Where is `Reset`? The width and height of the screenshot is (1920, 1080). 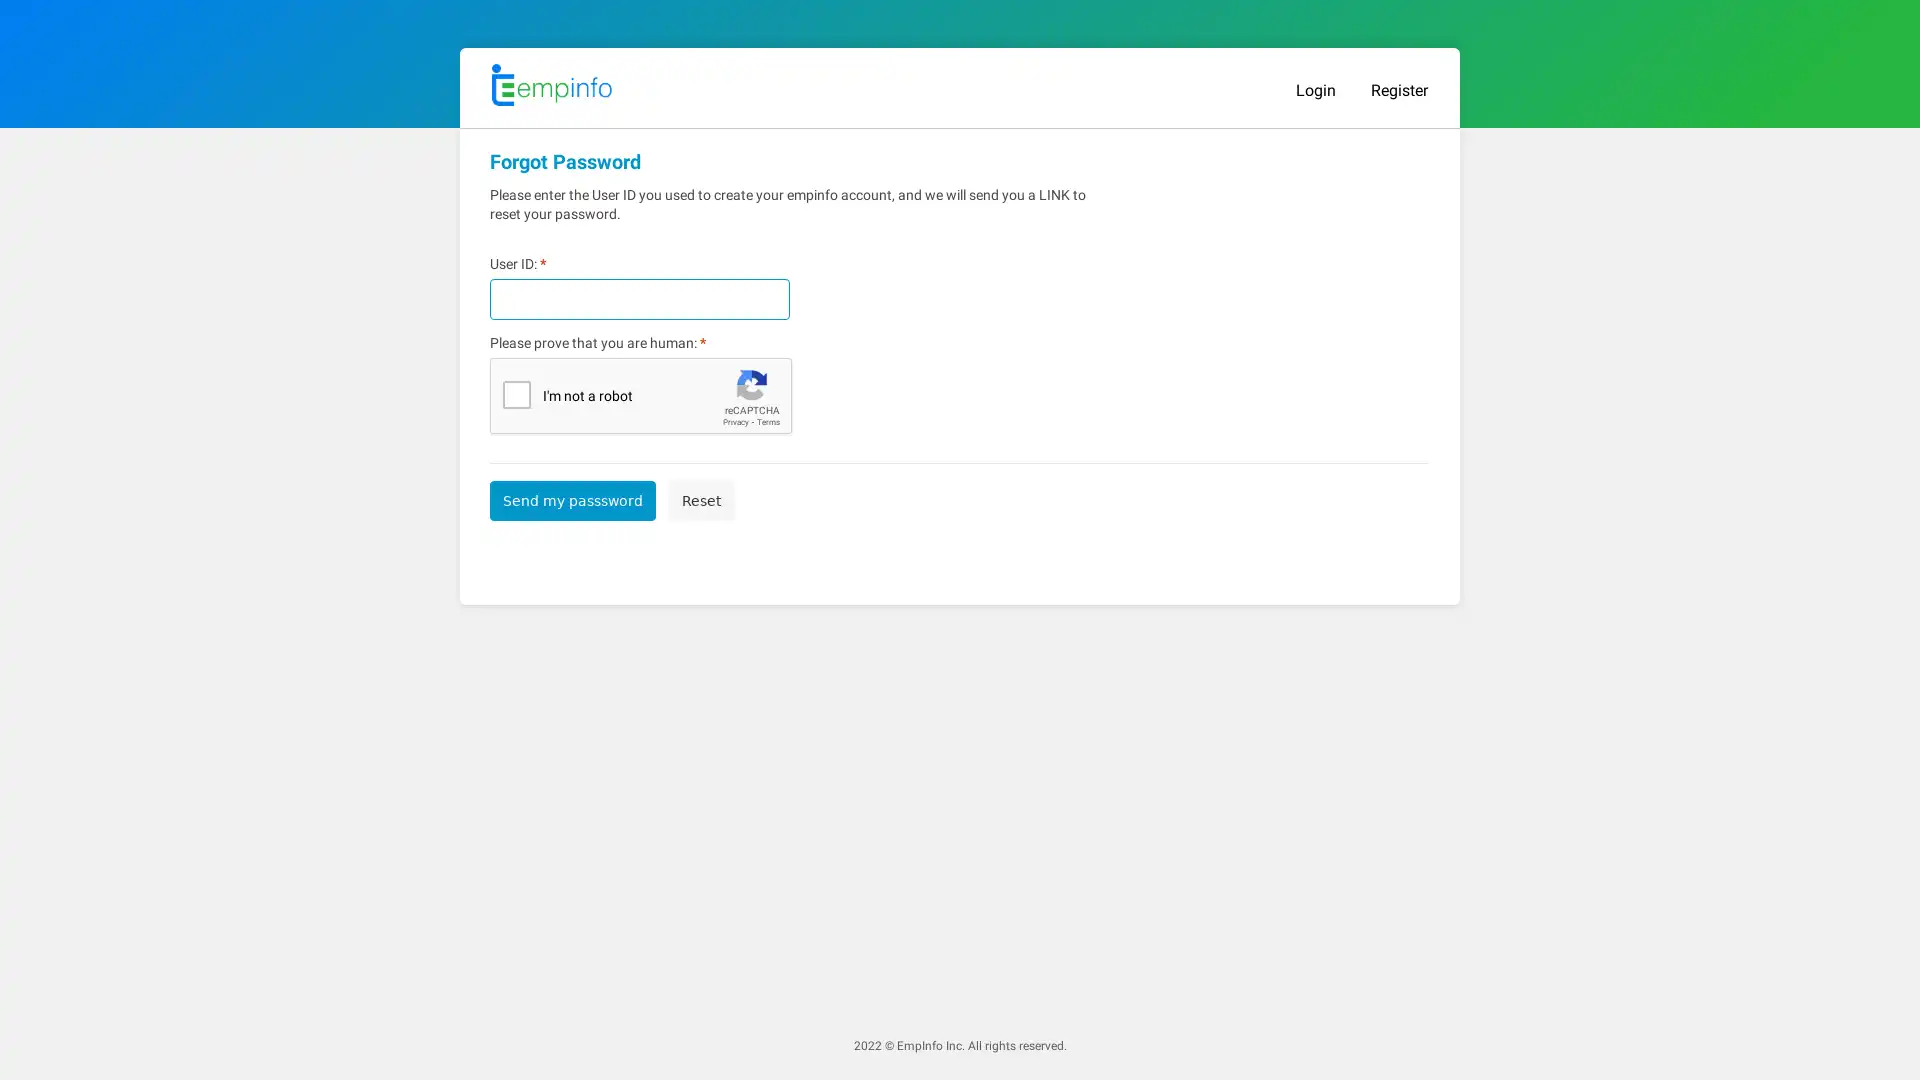 Reset is located at coordinates (701, 500).